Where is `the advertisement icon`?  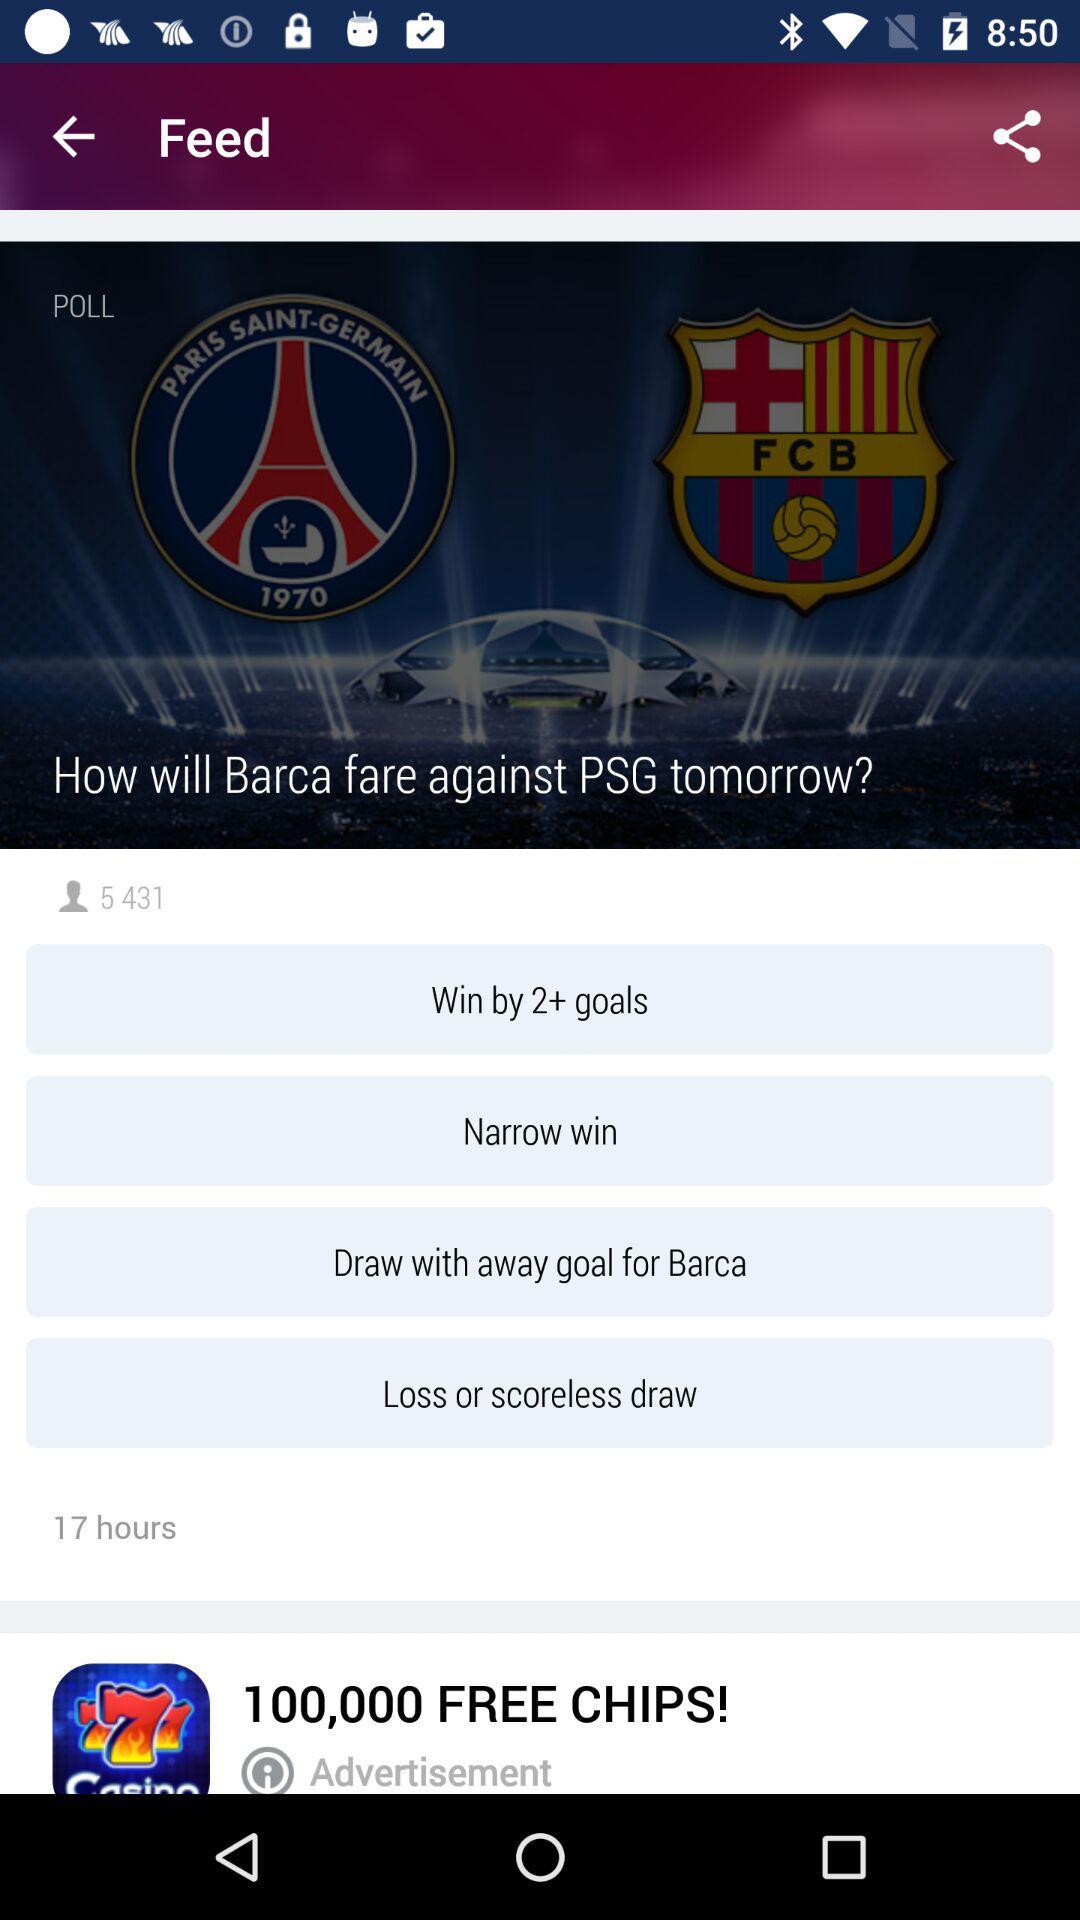
the advertisement icon is located at coordinates (668, 1770).